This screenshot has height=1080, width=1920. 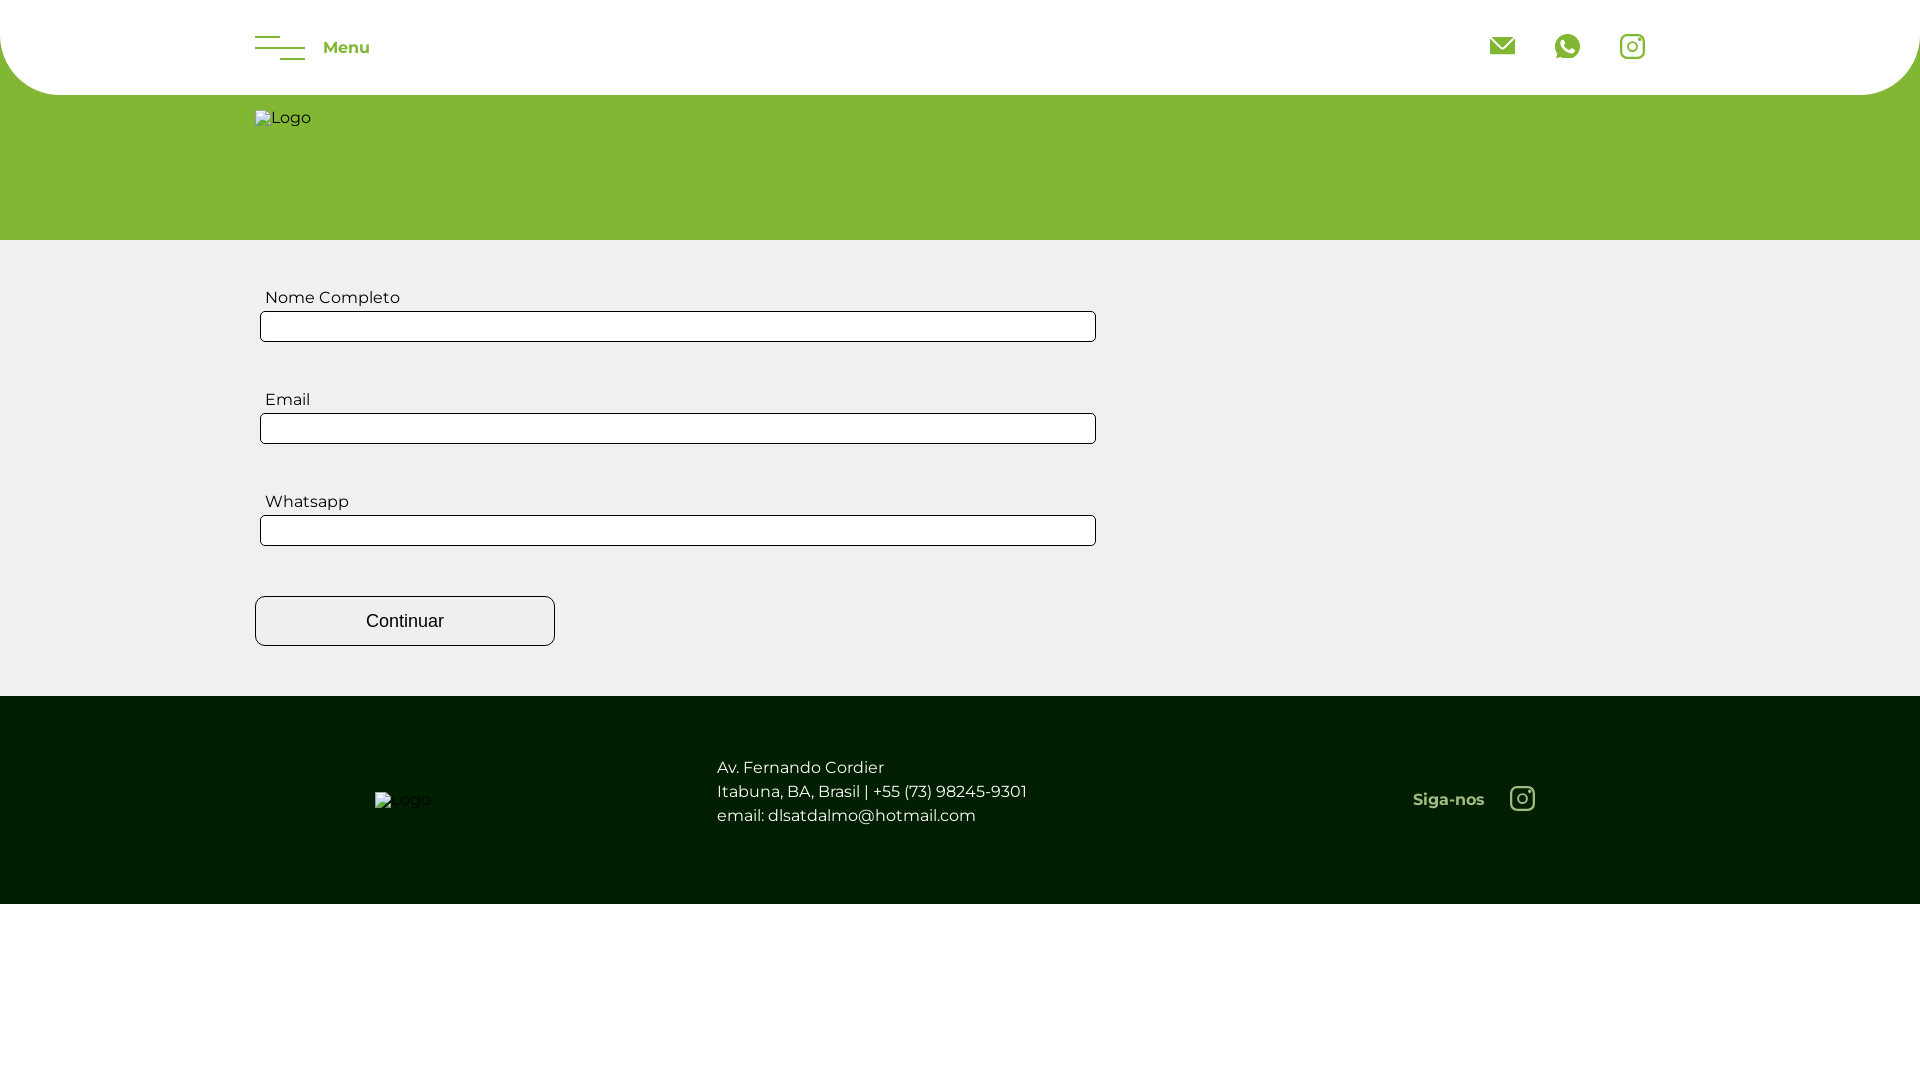 I want to click on 'Continuar', so click(x=403, y=620).